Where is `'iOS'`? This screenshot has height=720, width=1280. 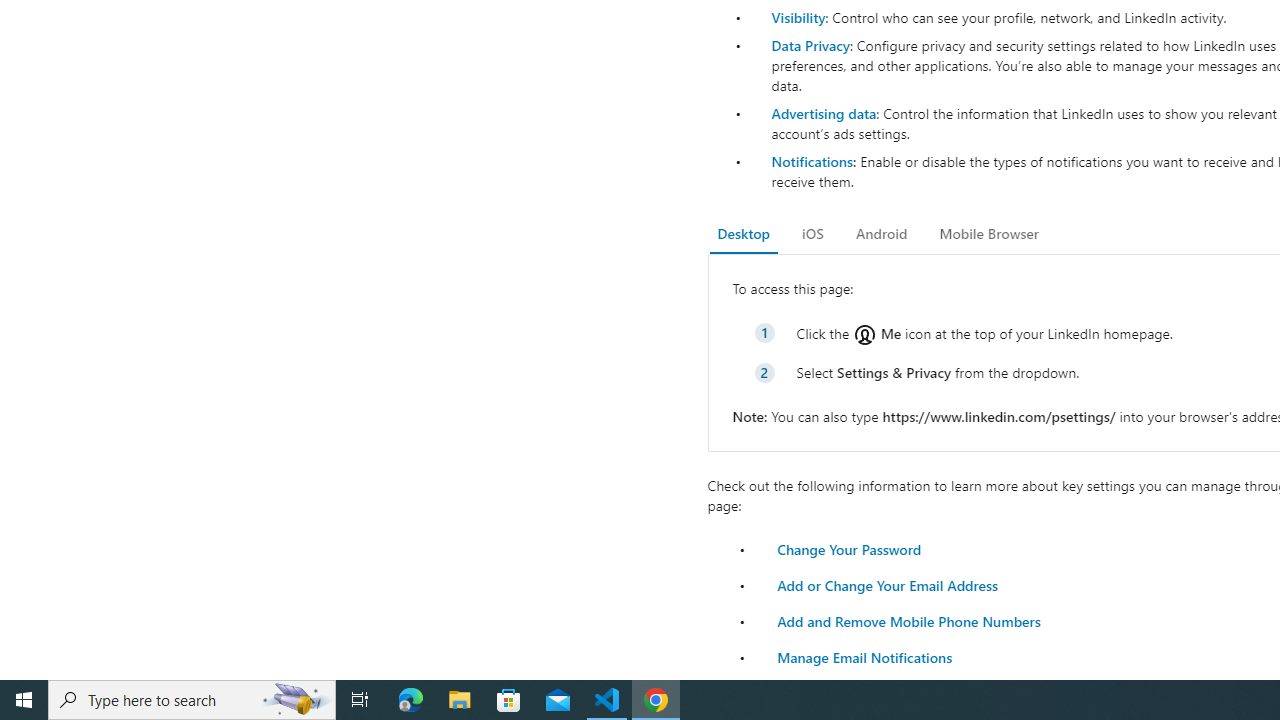 'iOS' is located at coordinates (812, 233).